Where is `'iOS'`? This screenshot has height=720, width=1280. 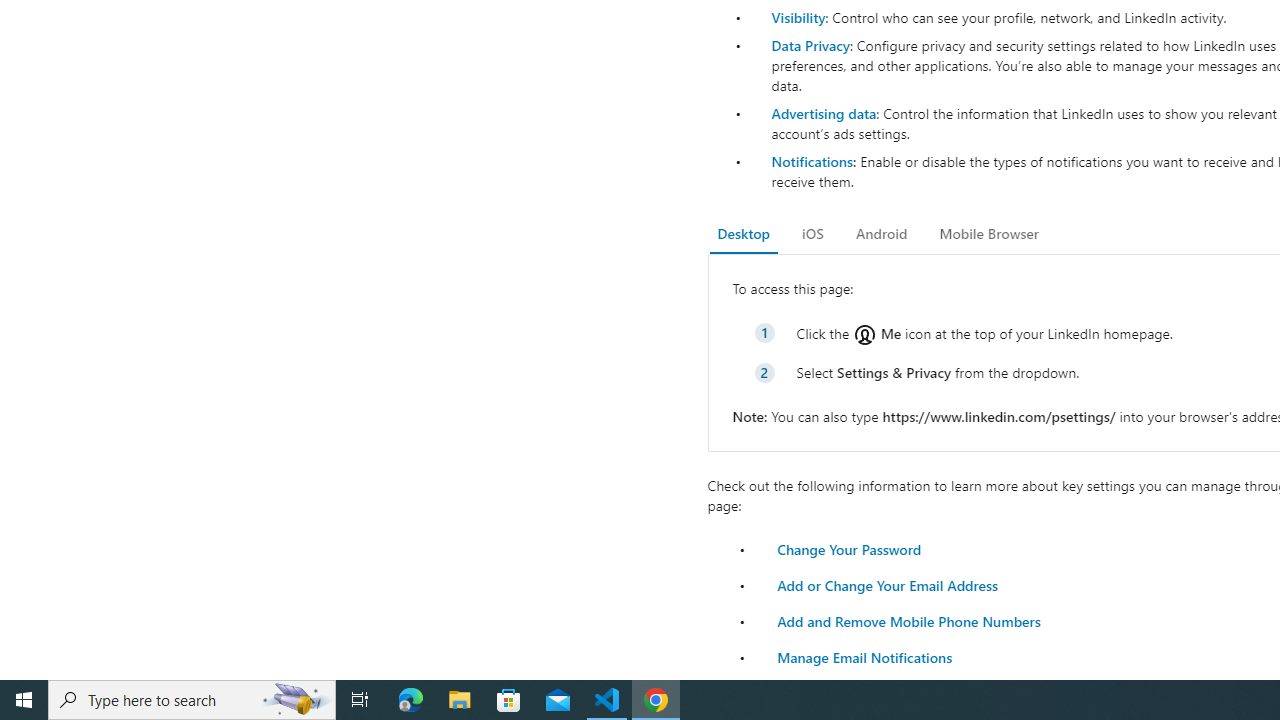 'iOS' is located at coordinates (812, 233).